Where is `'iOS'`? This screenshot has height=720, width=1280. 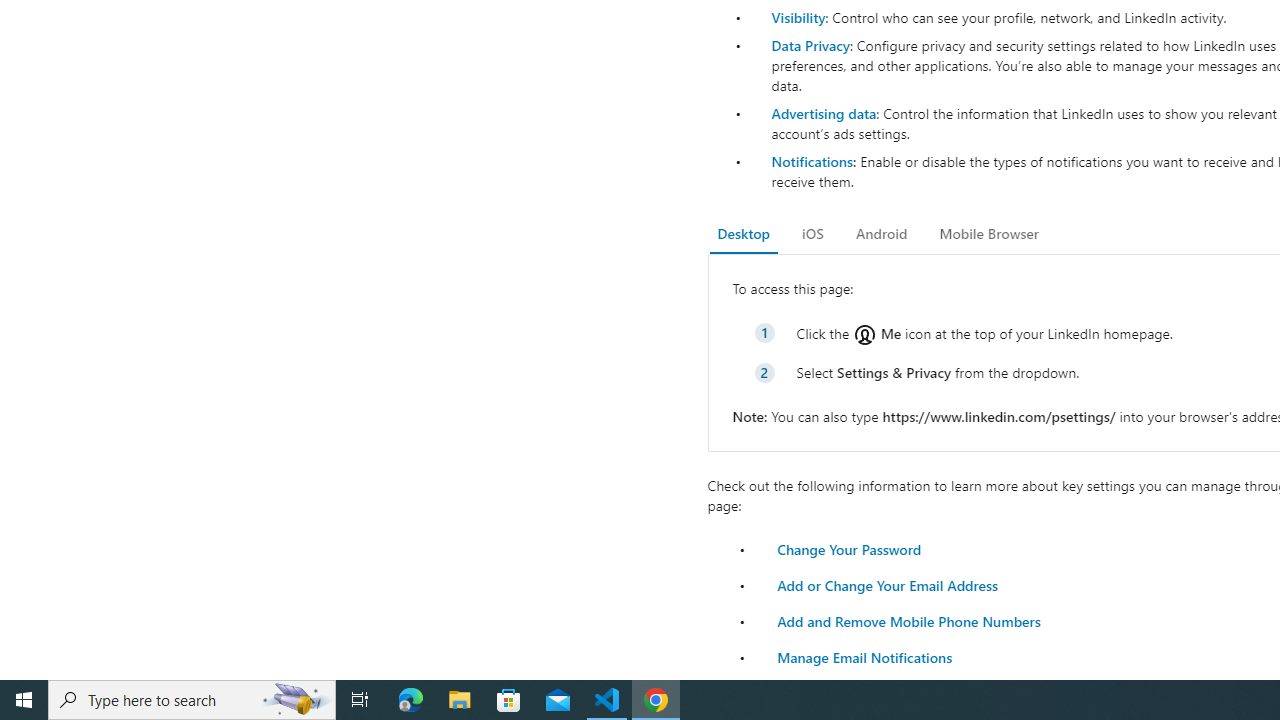 'iOS' is located at coordinates (812, 233).